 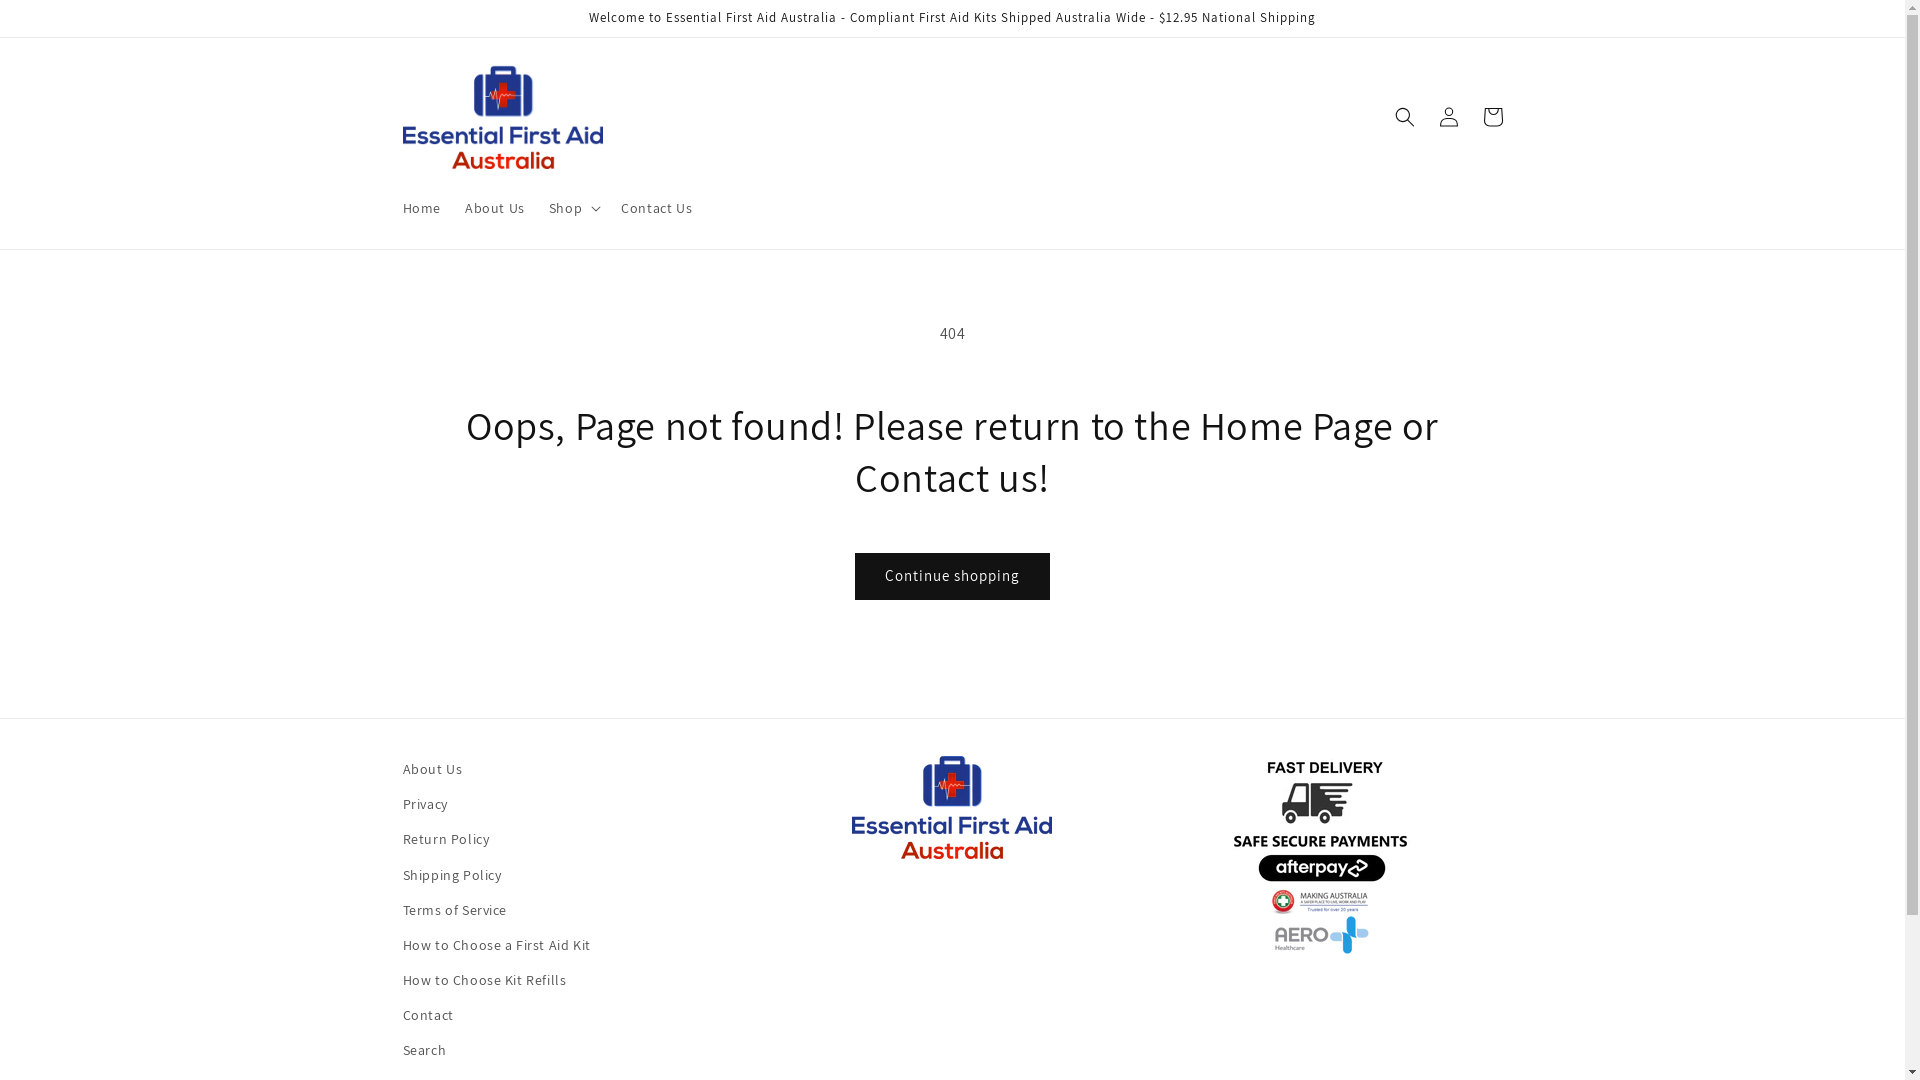 I want to click on 'How to Choose a First Aid Kit', so click(x=495, y=945).